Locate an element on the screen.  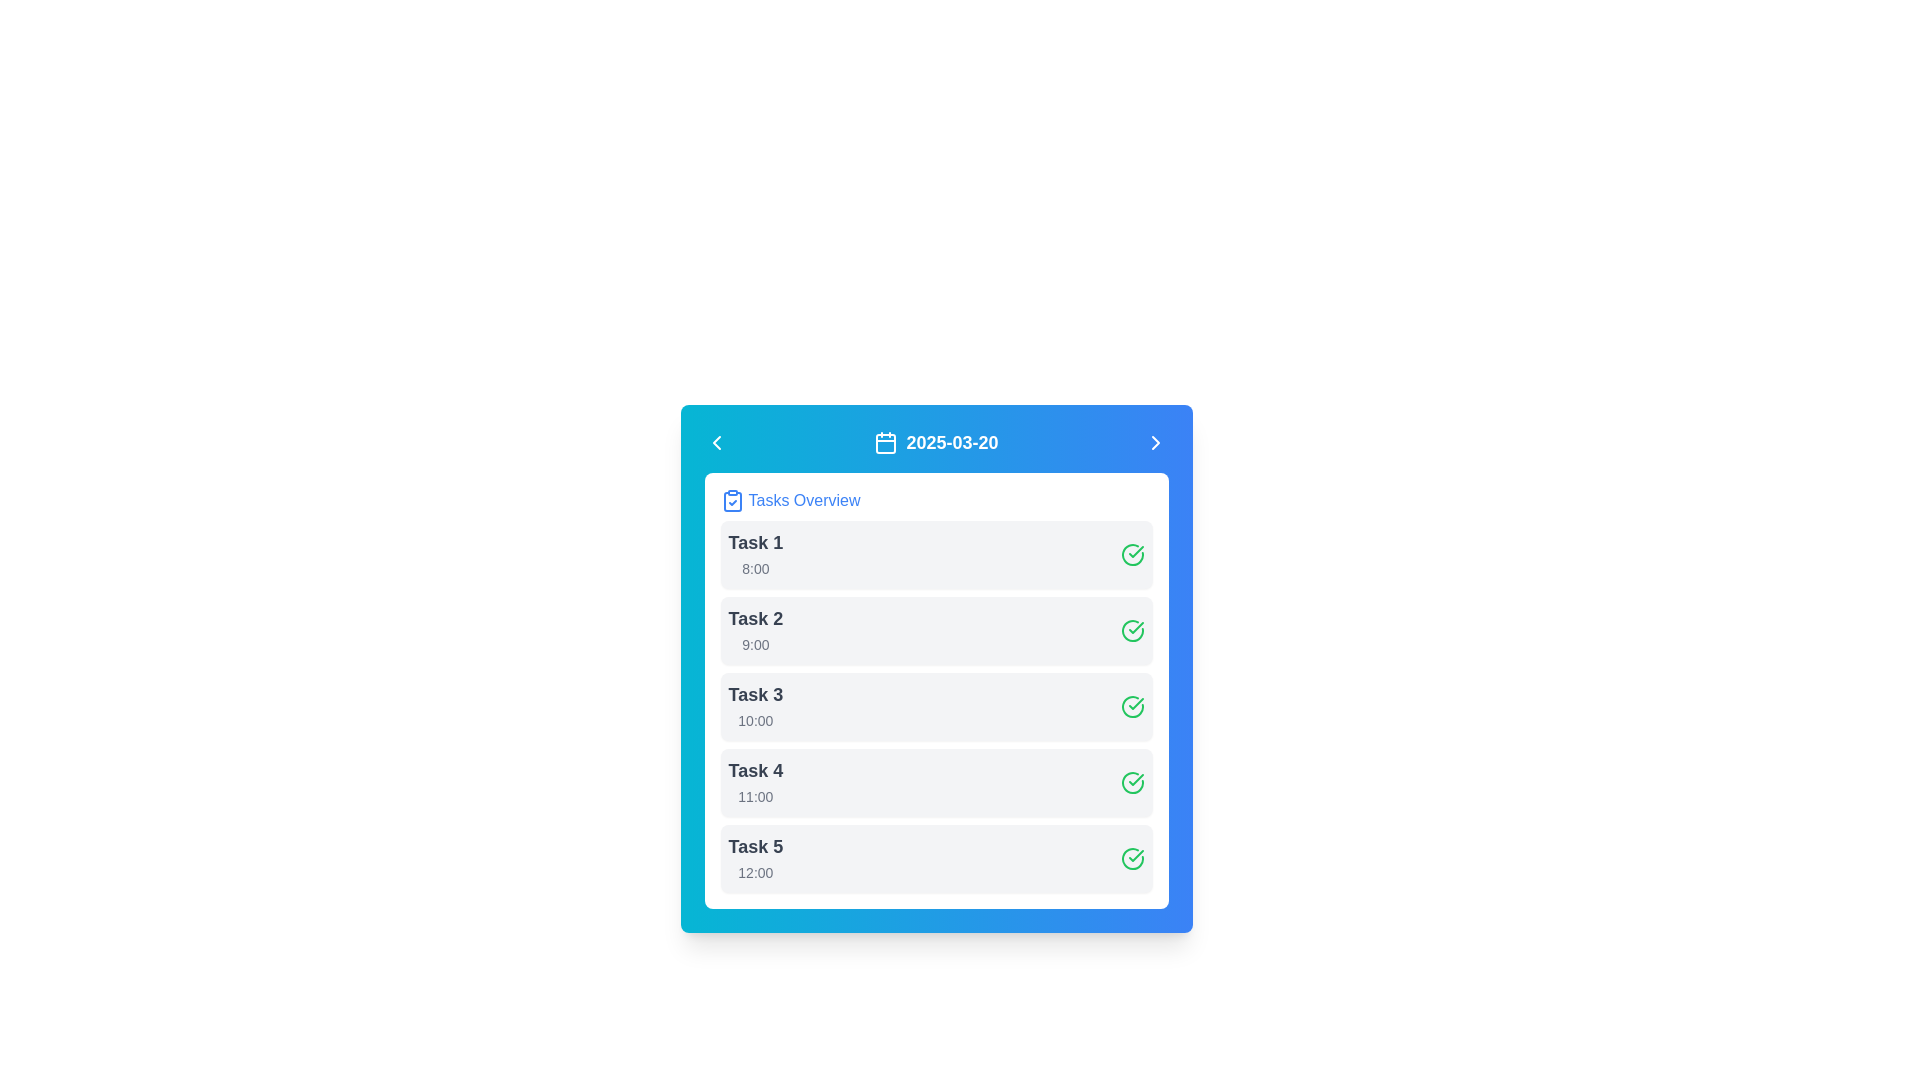
the icon representing the 'Tasks Overview' section, which is positioned to the left of the 'Tasks Overview' text within the blue-bordered rectangle is located at coordinates (731, 500).